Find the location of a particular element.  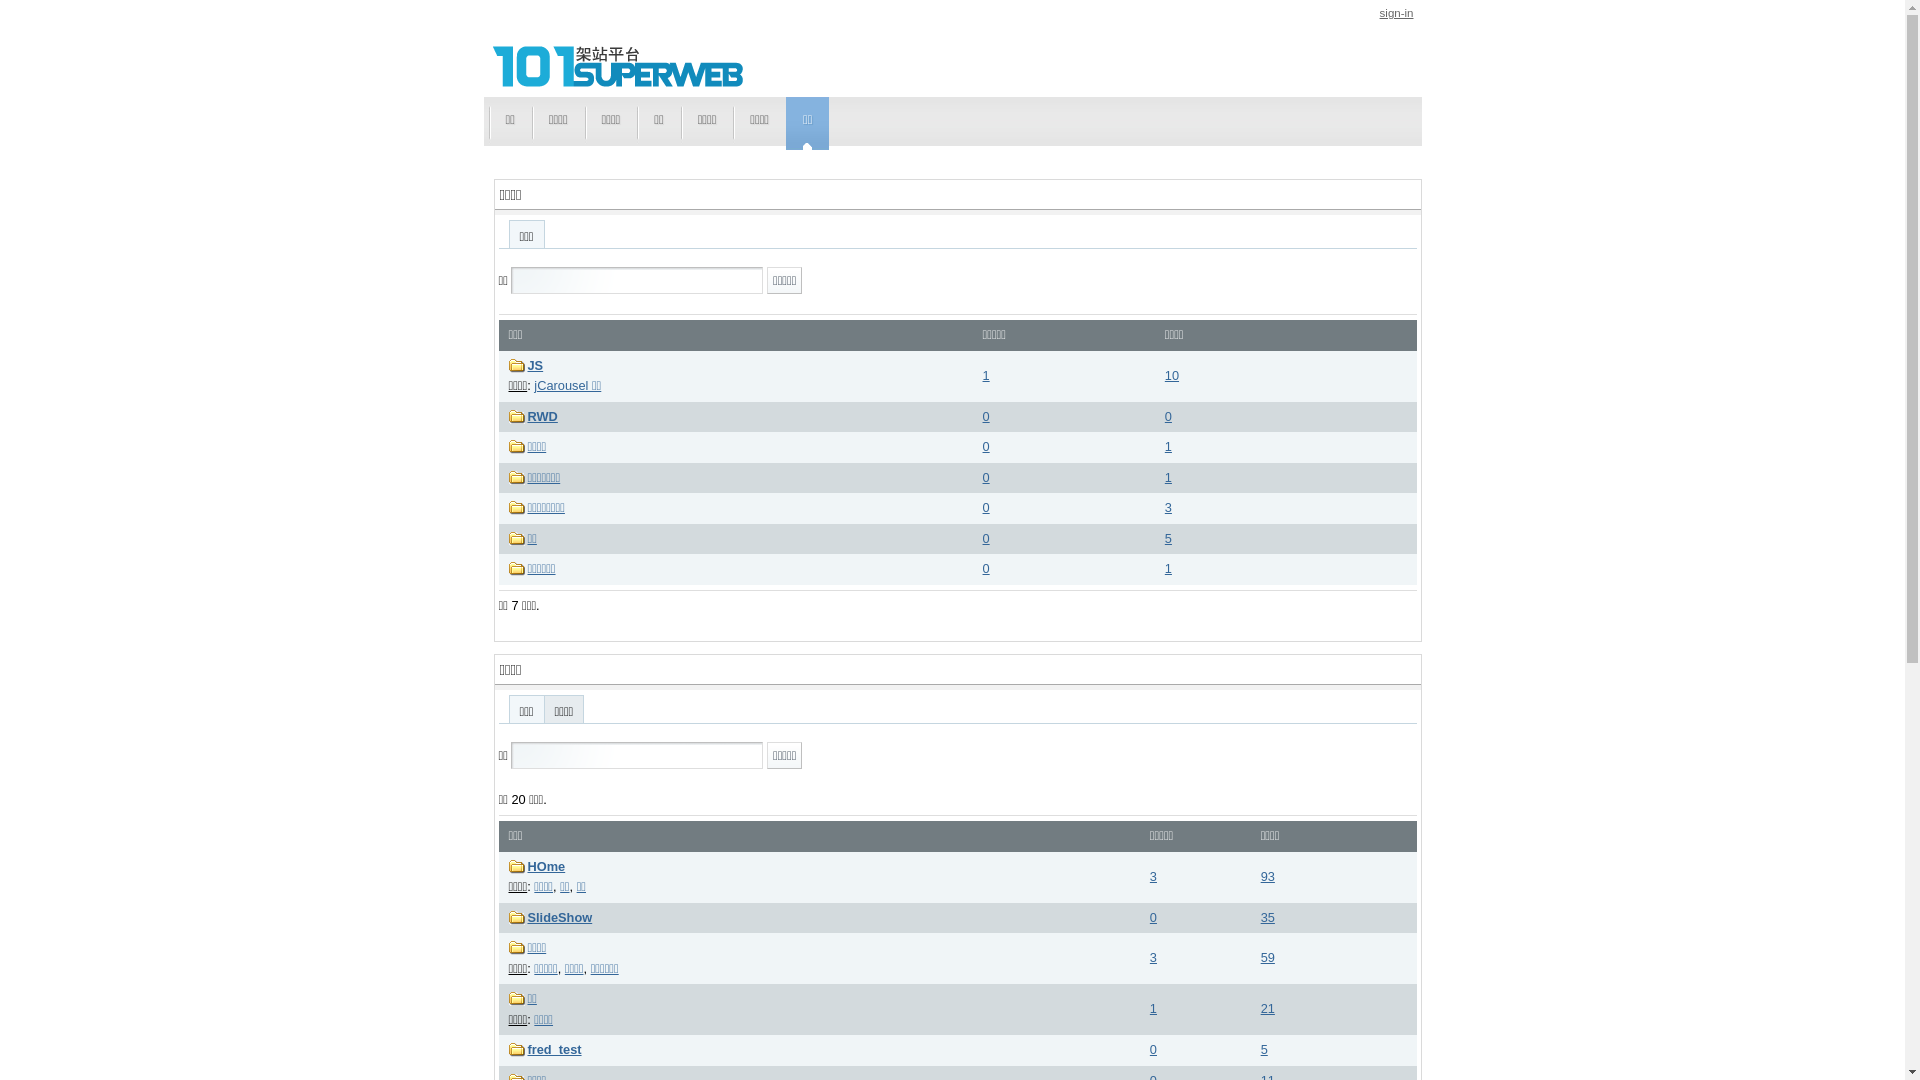

'59' is located at coordinates (1266, 956).